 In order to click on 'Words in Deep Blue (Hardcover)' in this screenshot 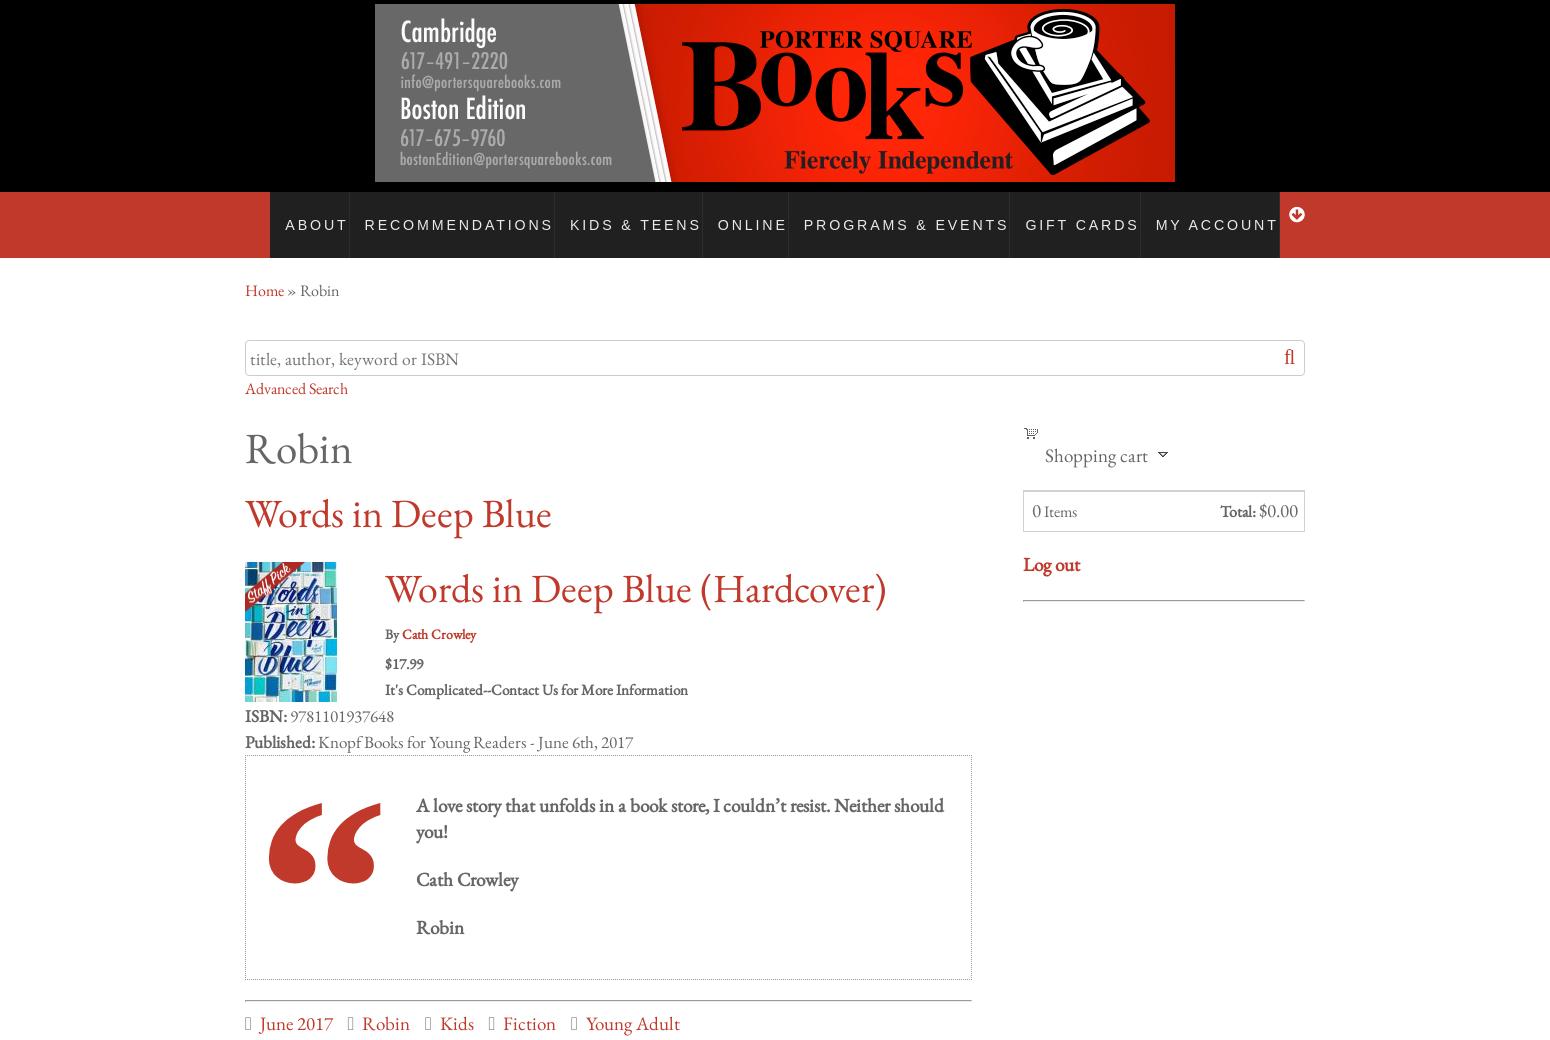, I will do `click(634, 567)`.